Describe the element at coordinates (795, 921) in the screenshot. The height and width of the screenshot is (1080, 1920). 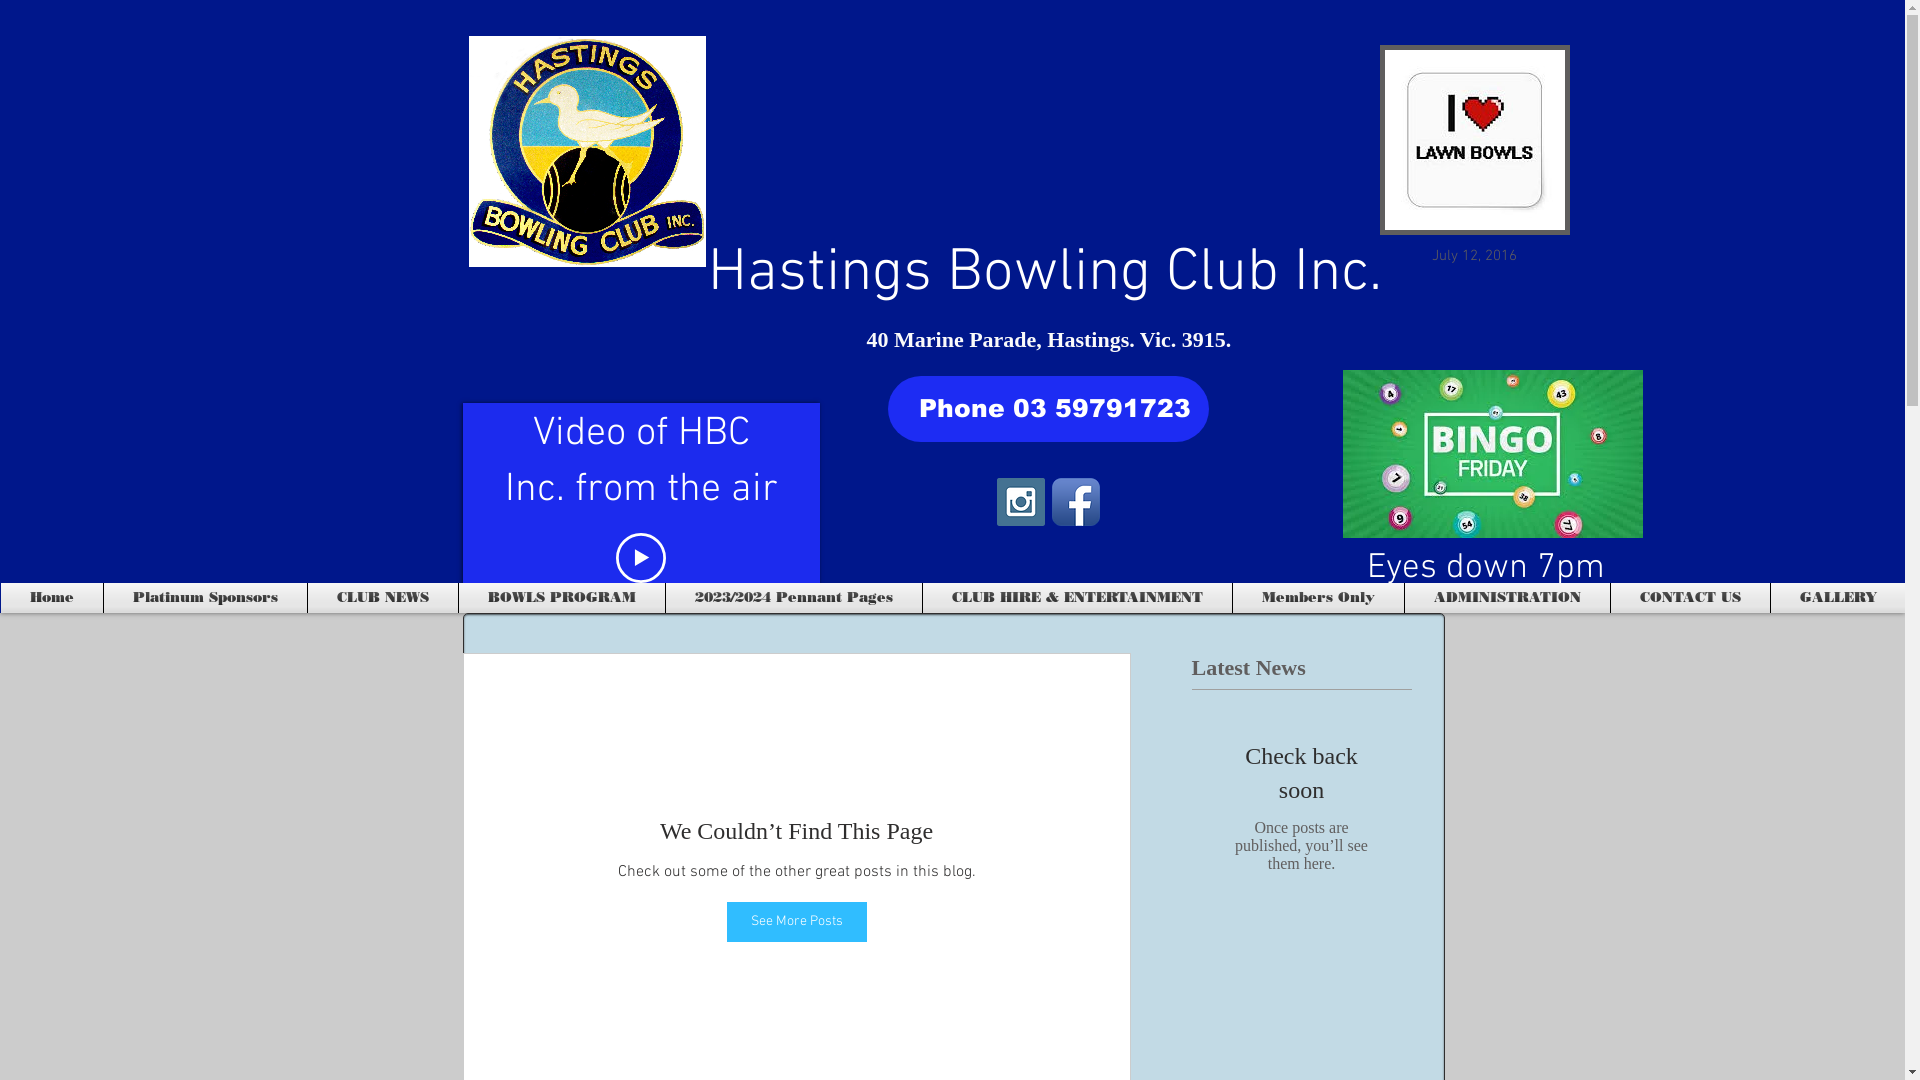
I see `'See More Posts'` at that location.